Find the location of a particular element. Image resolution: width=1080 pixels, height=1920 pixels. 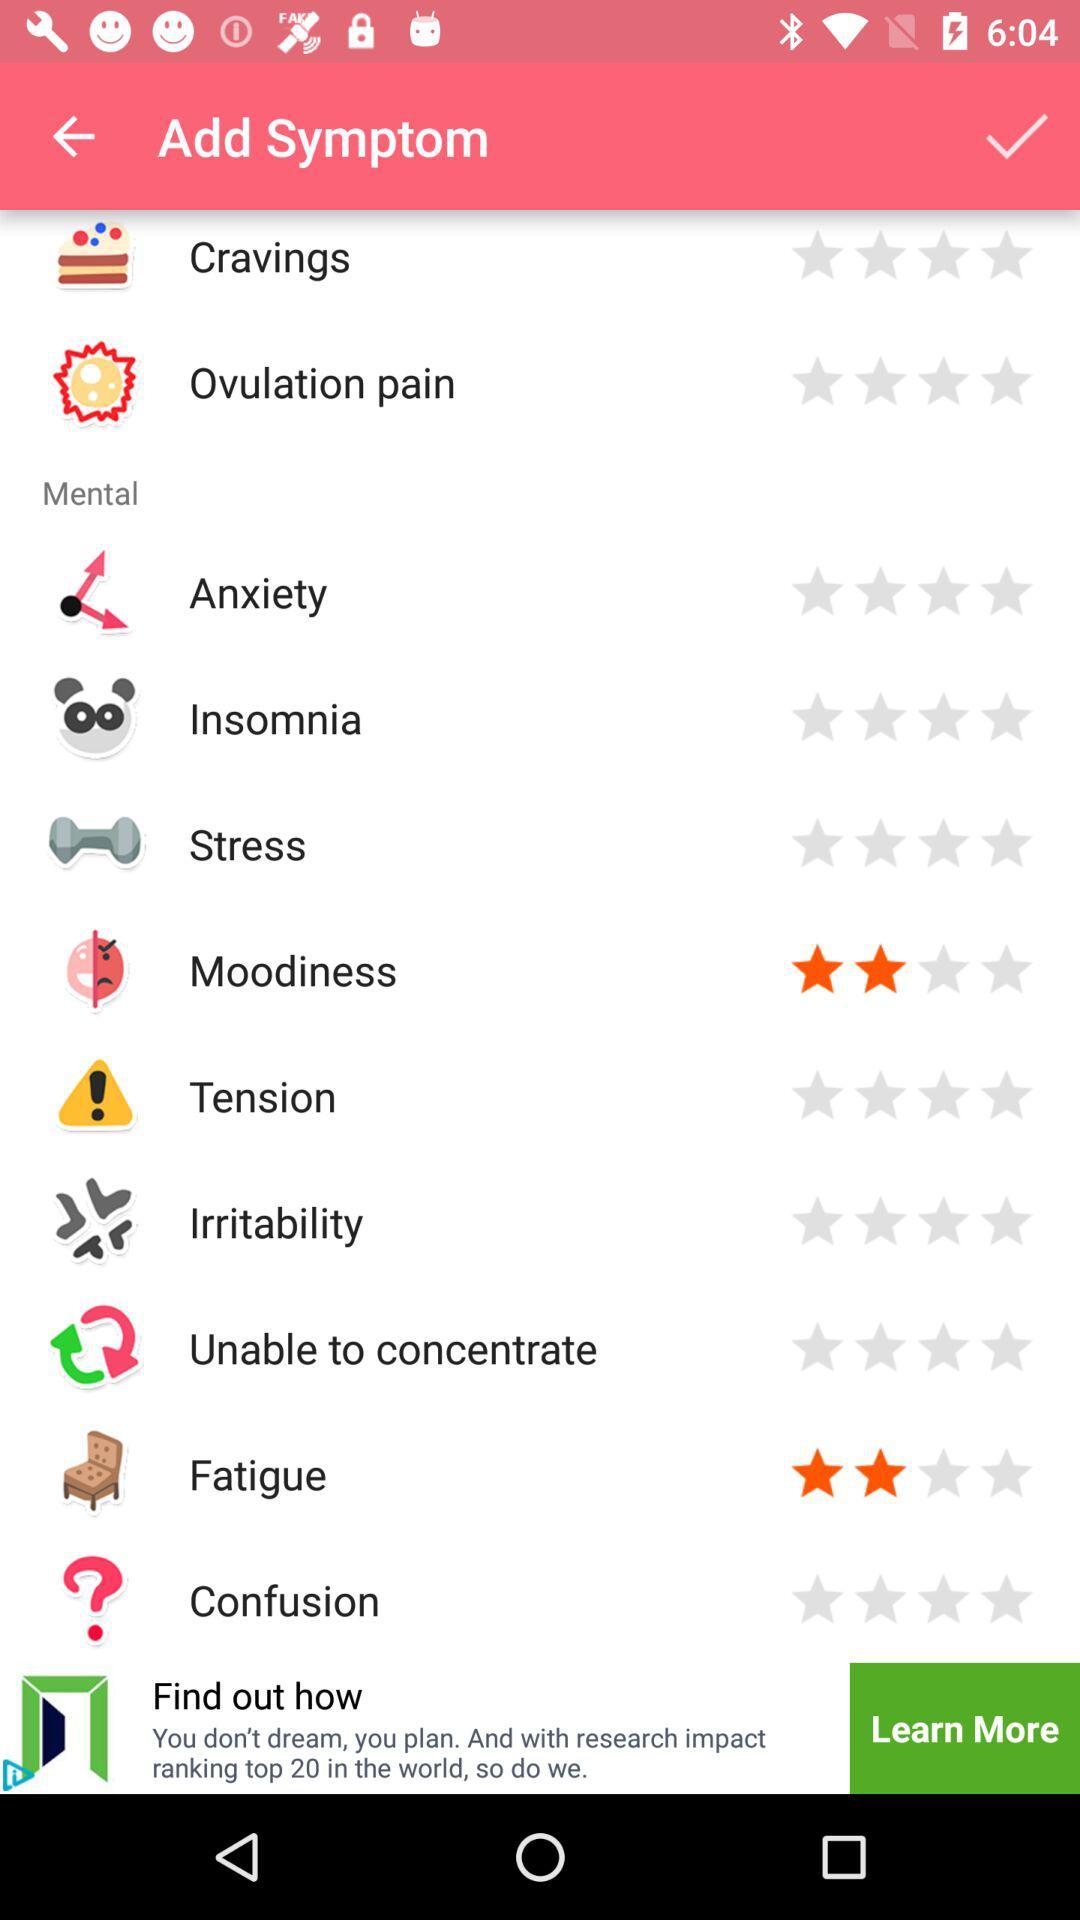

rate item one star is located at coordinates (817, 590).